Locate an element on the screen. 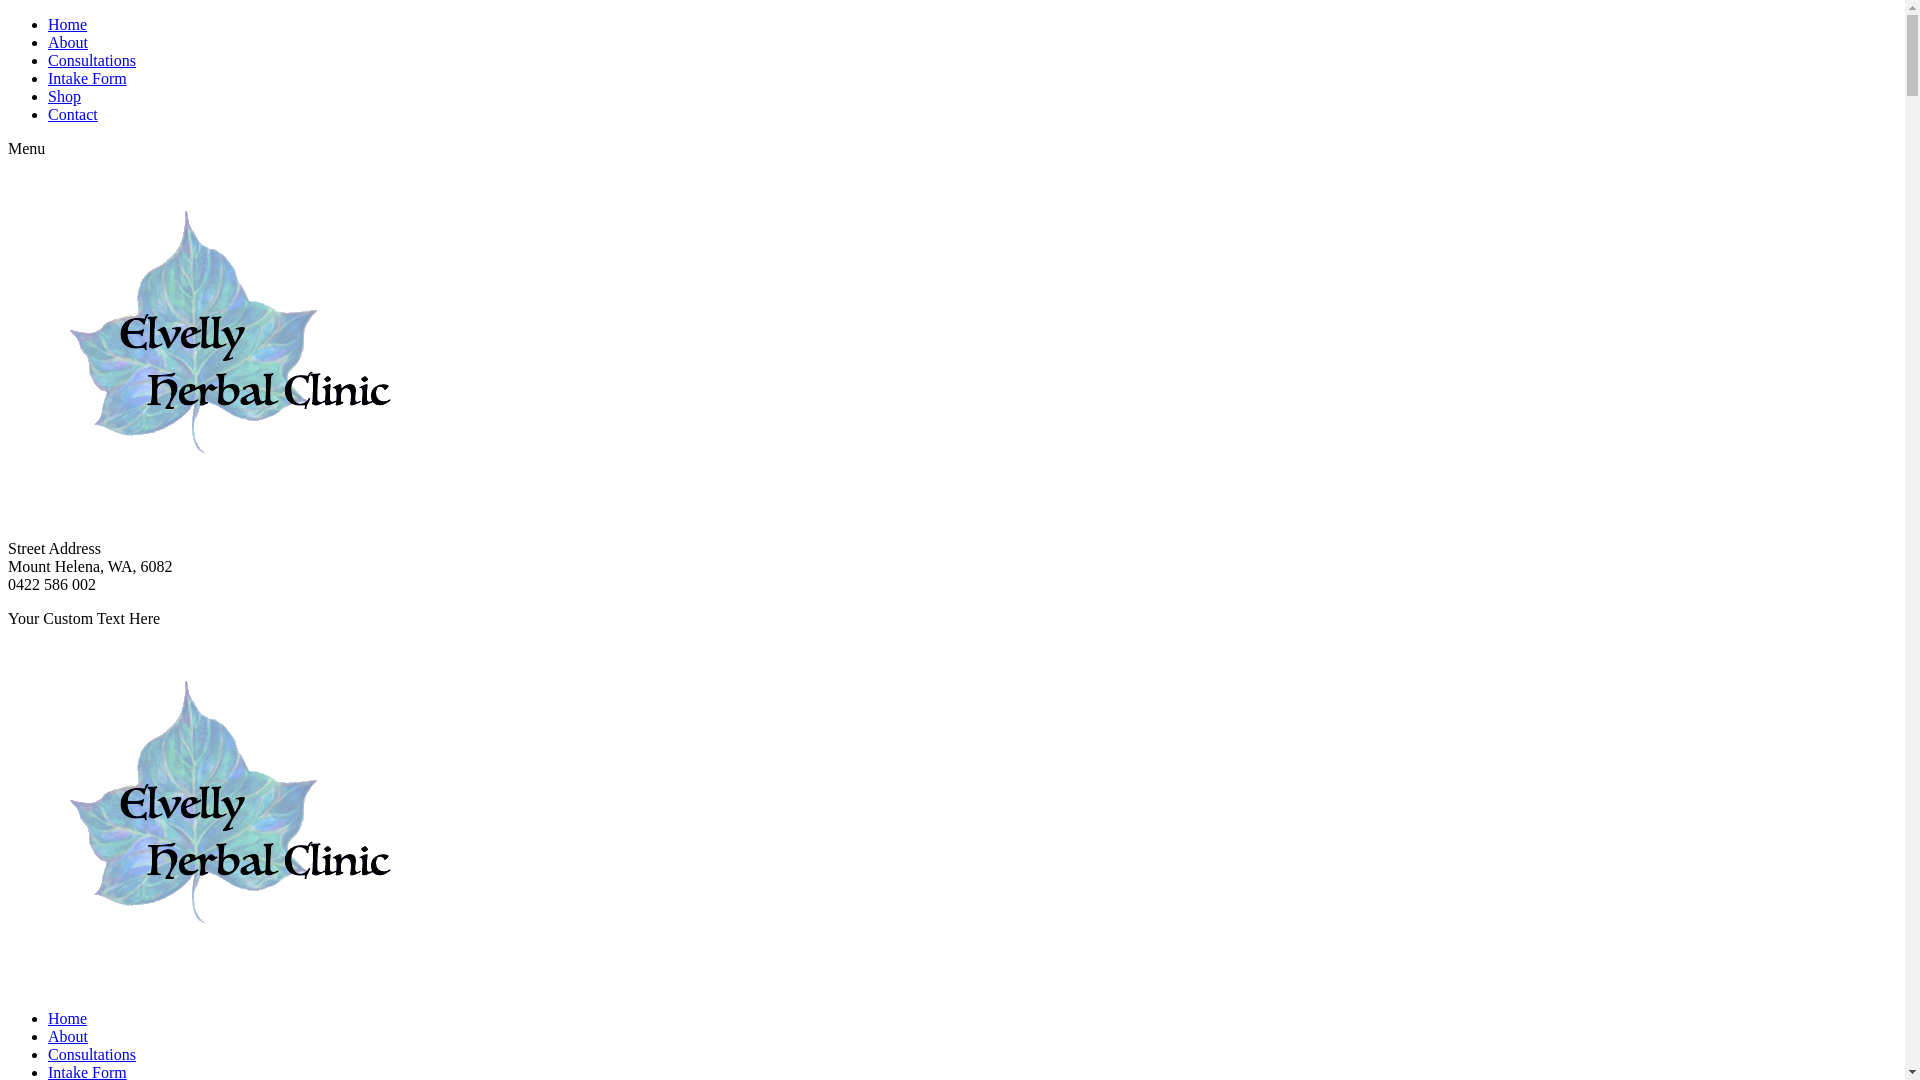 This screenshot has width=1920, height=1080. 'Contact' is located at coordinates (48, 114).